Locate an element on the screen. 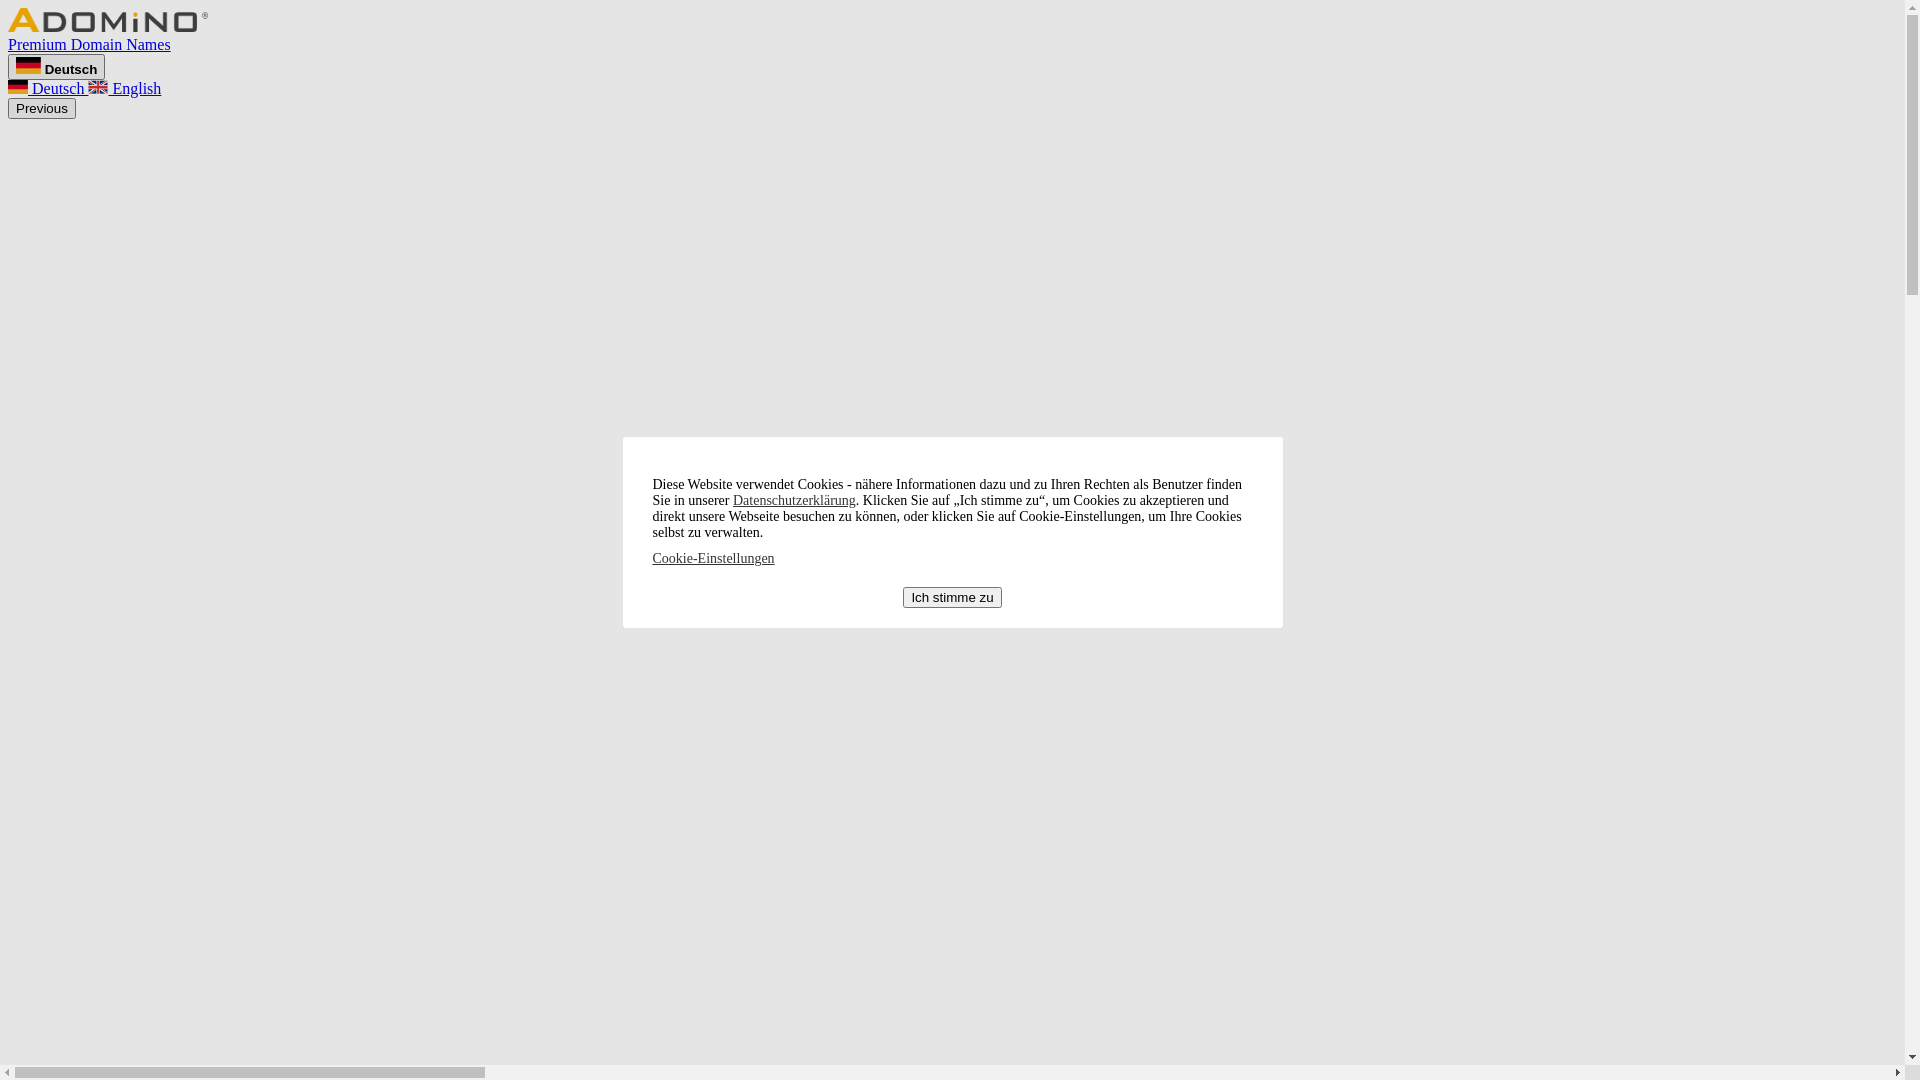  'Previous' is located at coordinates (42, 108).